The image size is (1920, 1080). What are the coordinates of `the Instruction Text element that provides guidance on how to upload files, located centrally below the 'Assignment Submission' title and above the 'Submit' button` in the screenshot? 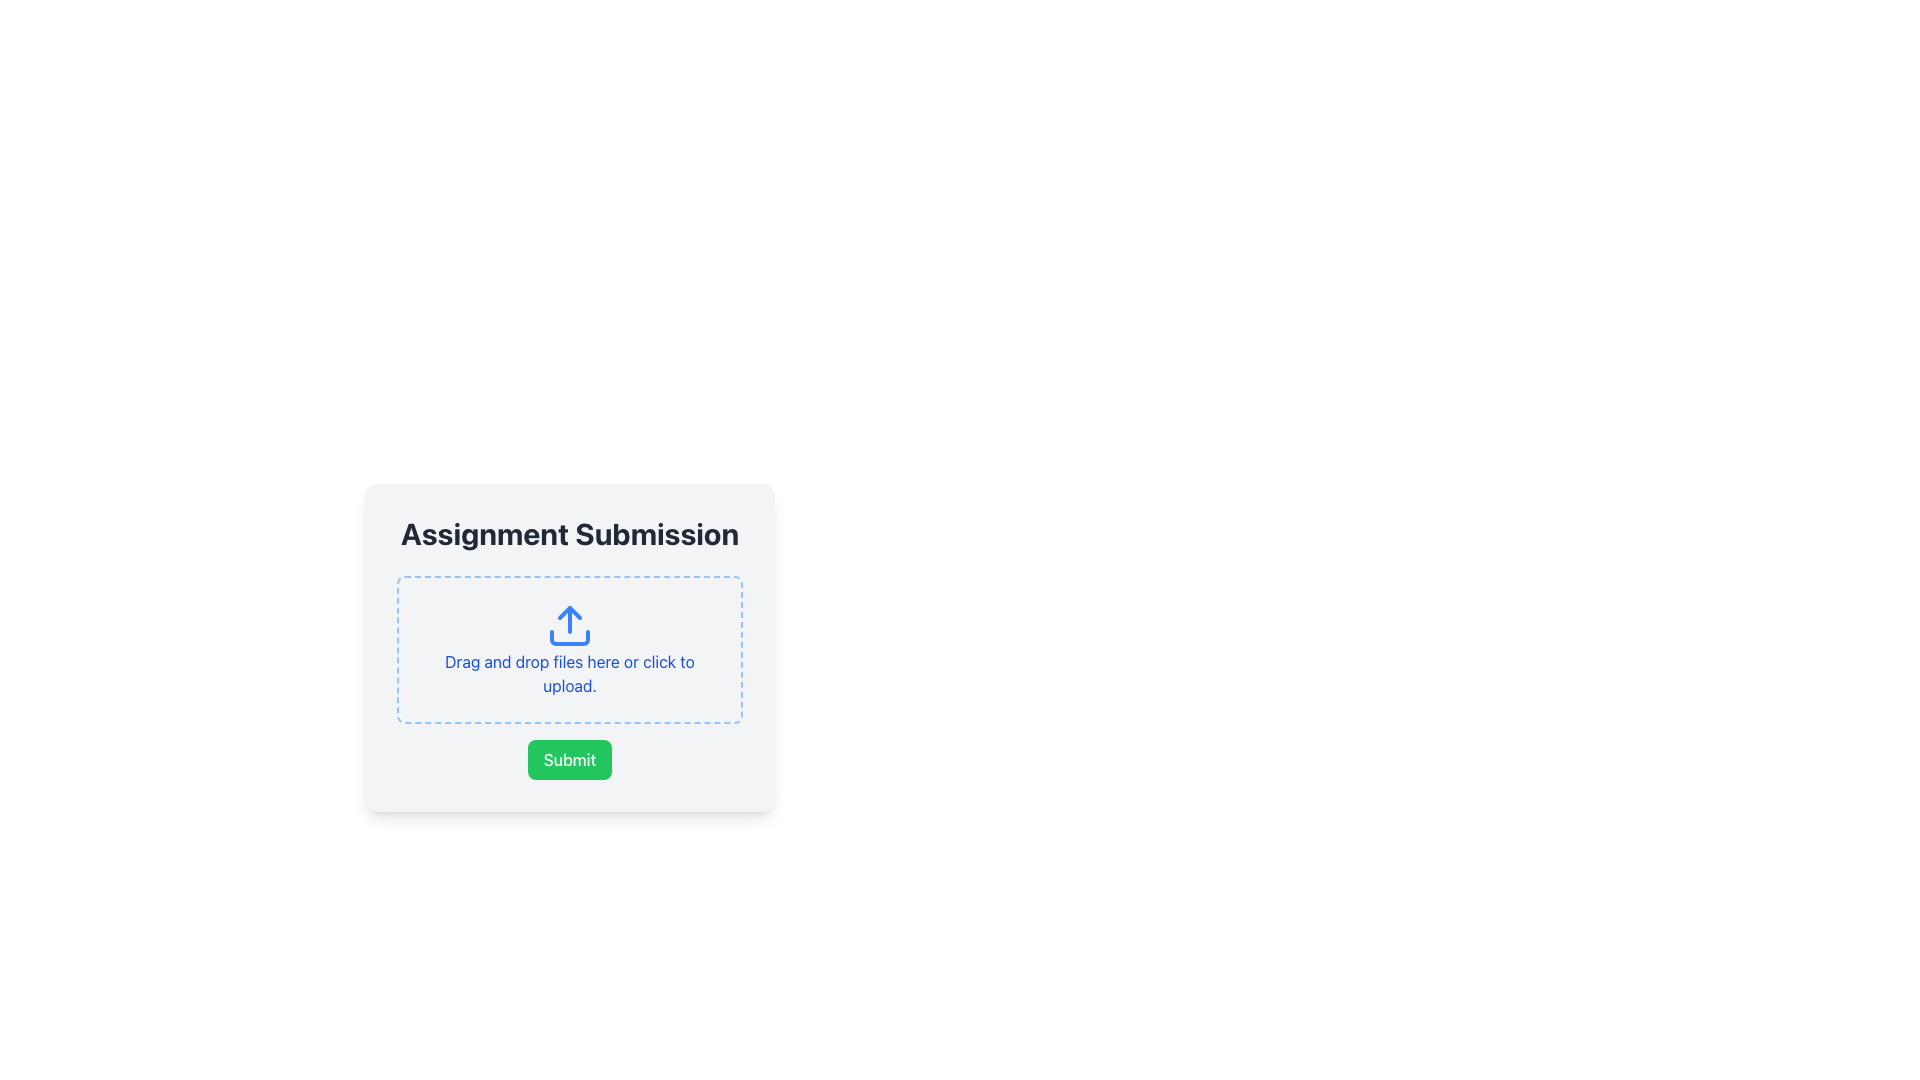 It's located at (569, 674).